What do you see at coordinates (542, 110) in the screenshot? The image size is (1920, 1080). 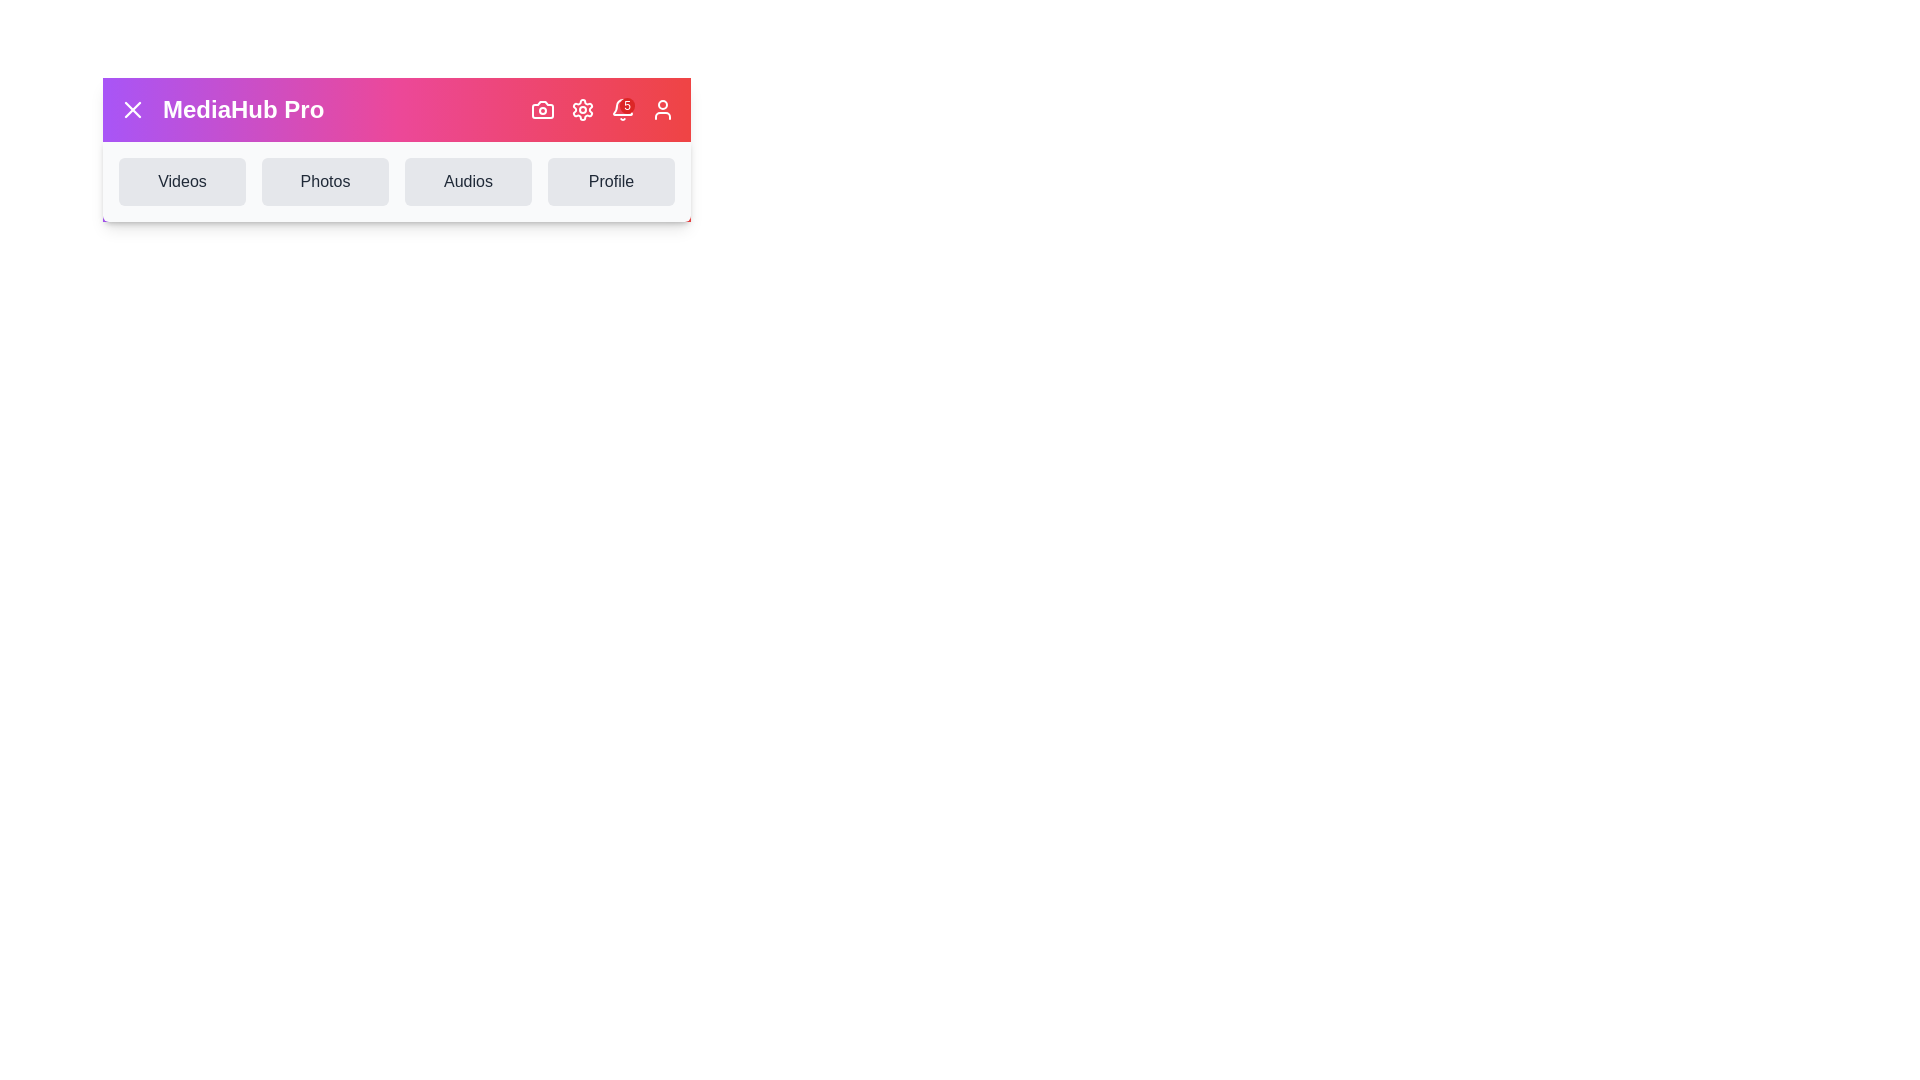 I see `the camera icon to initiate photo-related actions` at bounding box center [542, 110].